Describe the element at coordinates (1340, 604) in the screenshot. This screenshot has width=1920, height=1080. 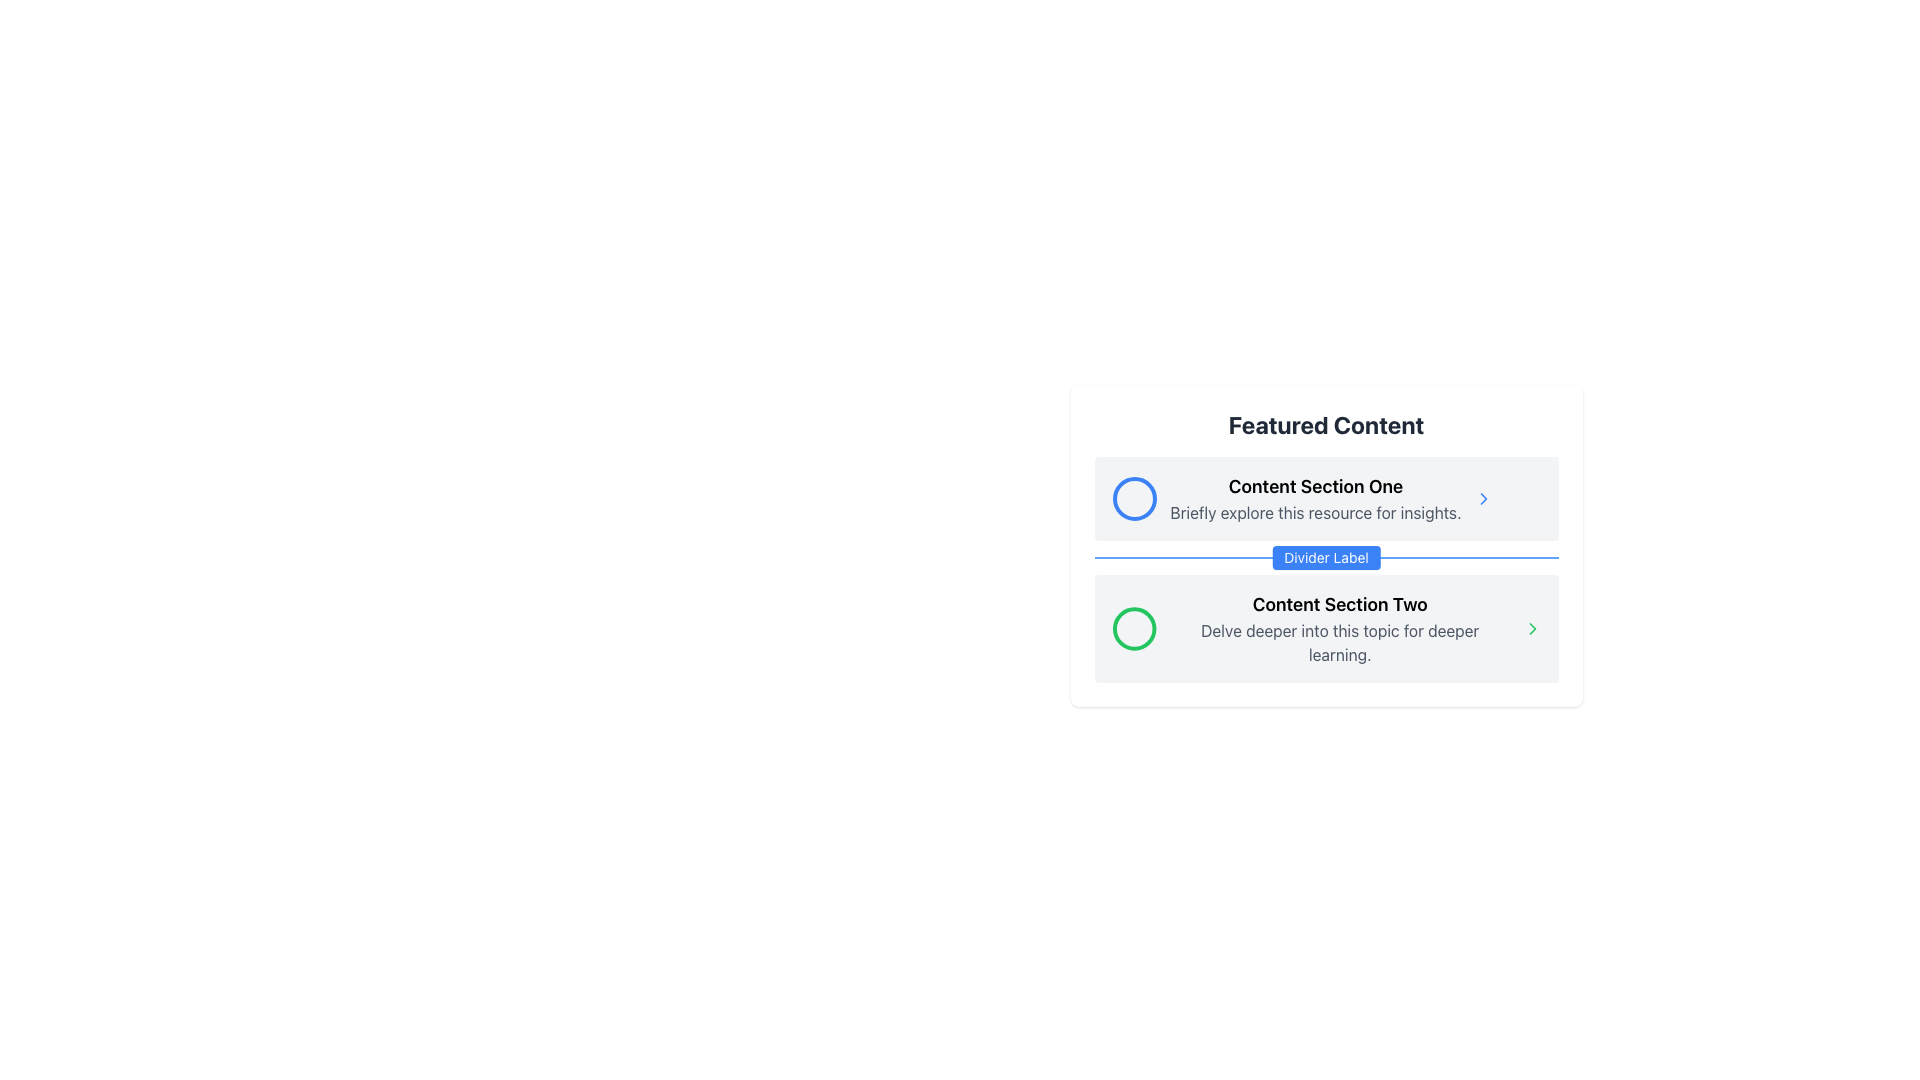
I see `displayed text of the Text Label, which serves as a section title indicating the topic or main focus of the section, located above the descriptive text in the second card-like section` at that location.